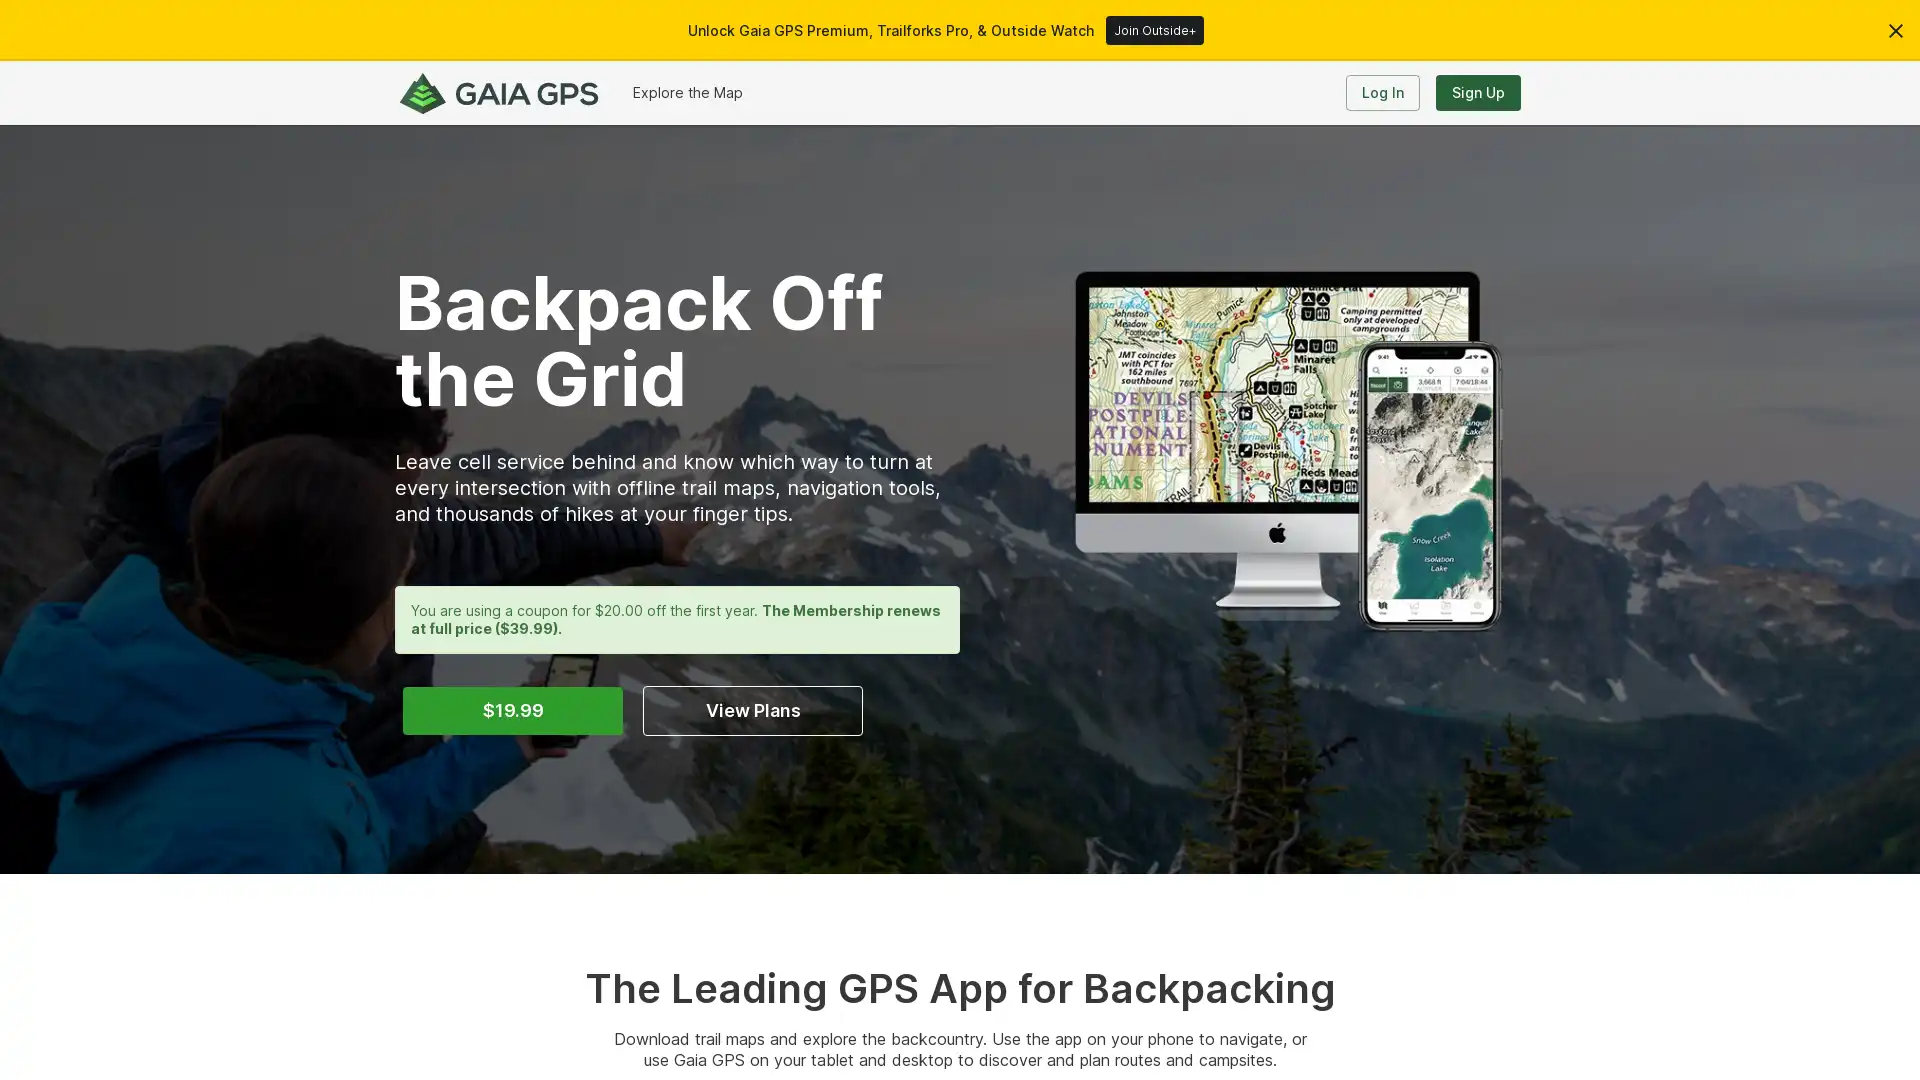 This screenshot has height=1080, width=1920. I want to click on Log In, so click(1381, 92).